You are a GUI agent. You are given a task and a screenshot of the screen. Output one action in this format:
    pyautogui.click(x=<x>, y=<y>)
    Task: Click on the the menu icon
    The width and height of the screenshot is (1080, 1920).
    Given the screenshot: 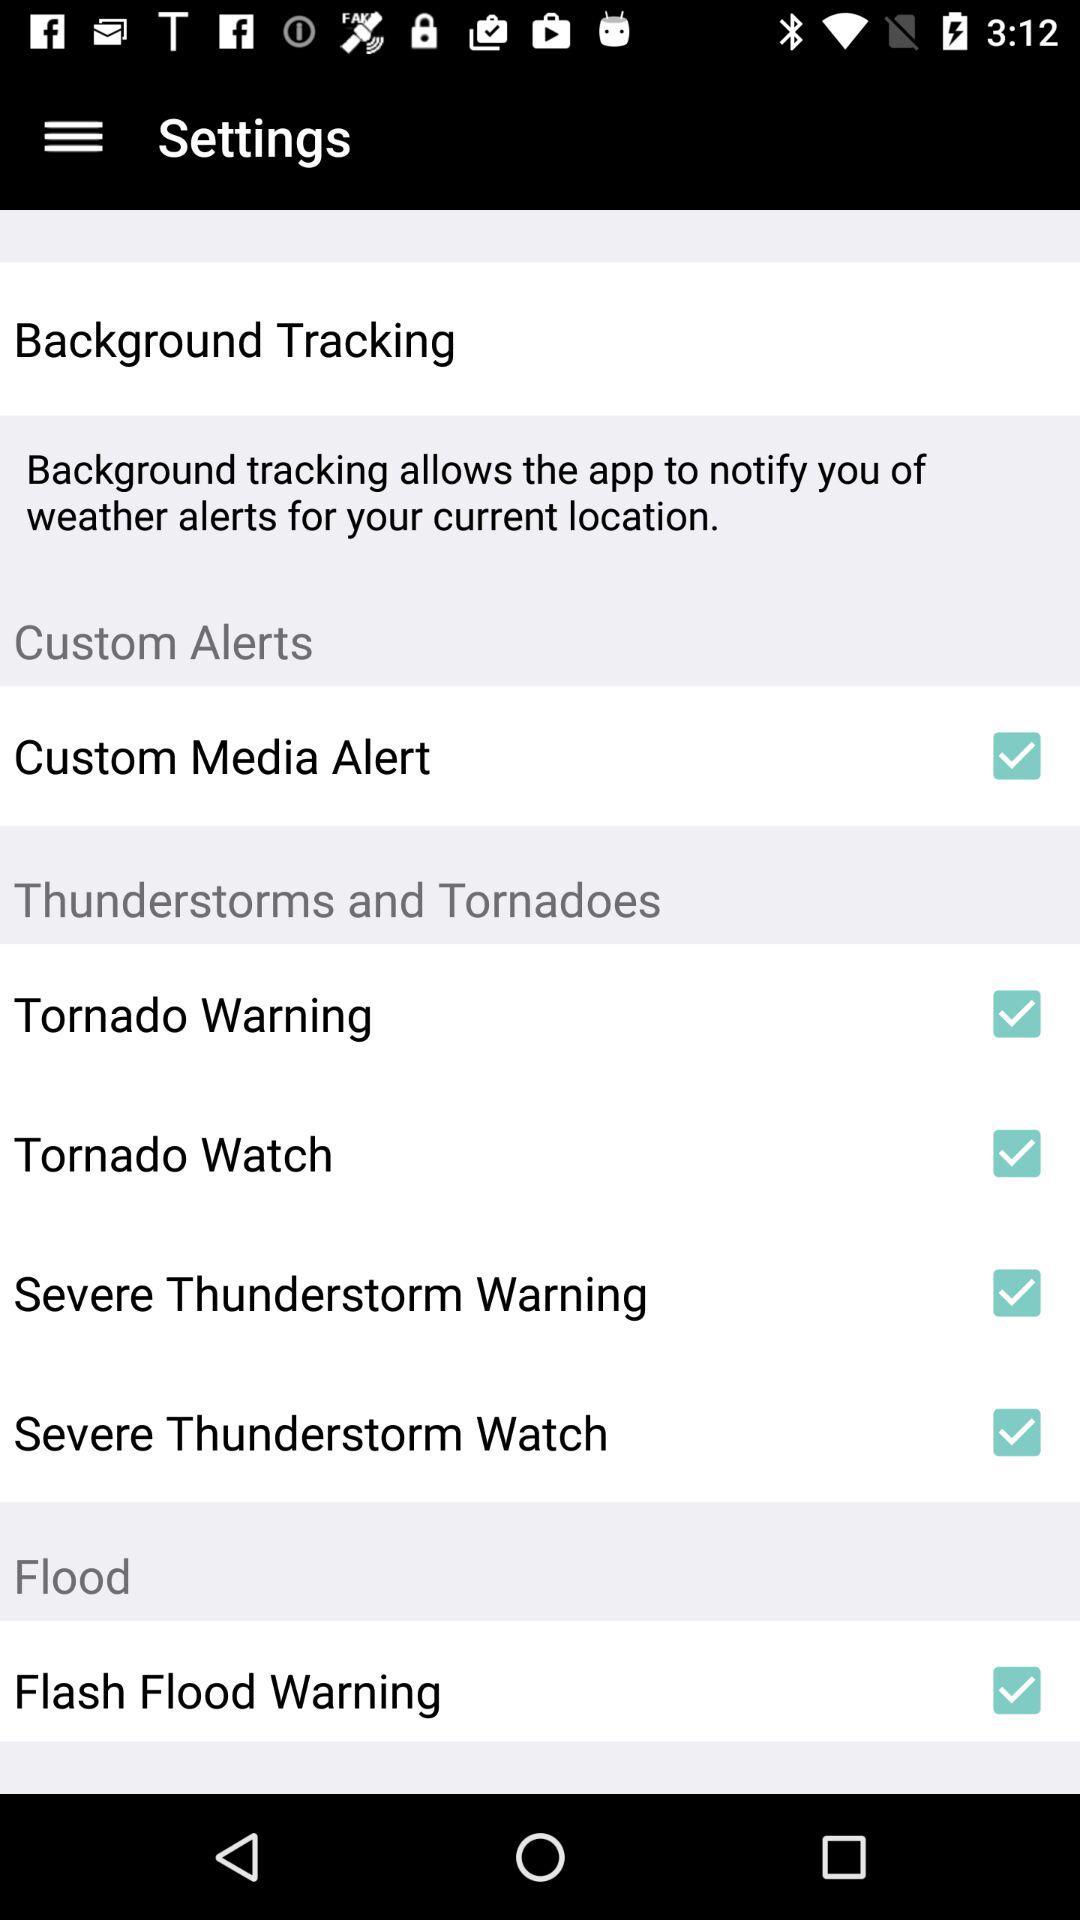 What is the action you would take?
    pyautogui.click(x=72, y=135)
    